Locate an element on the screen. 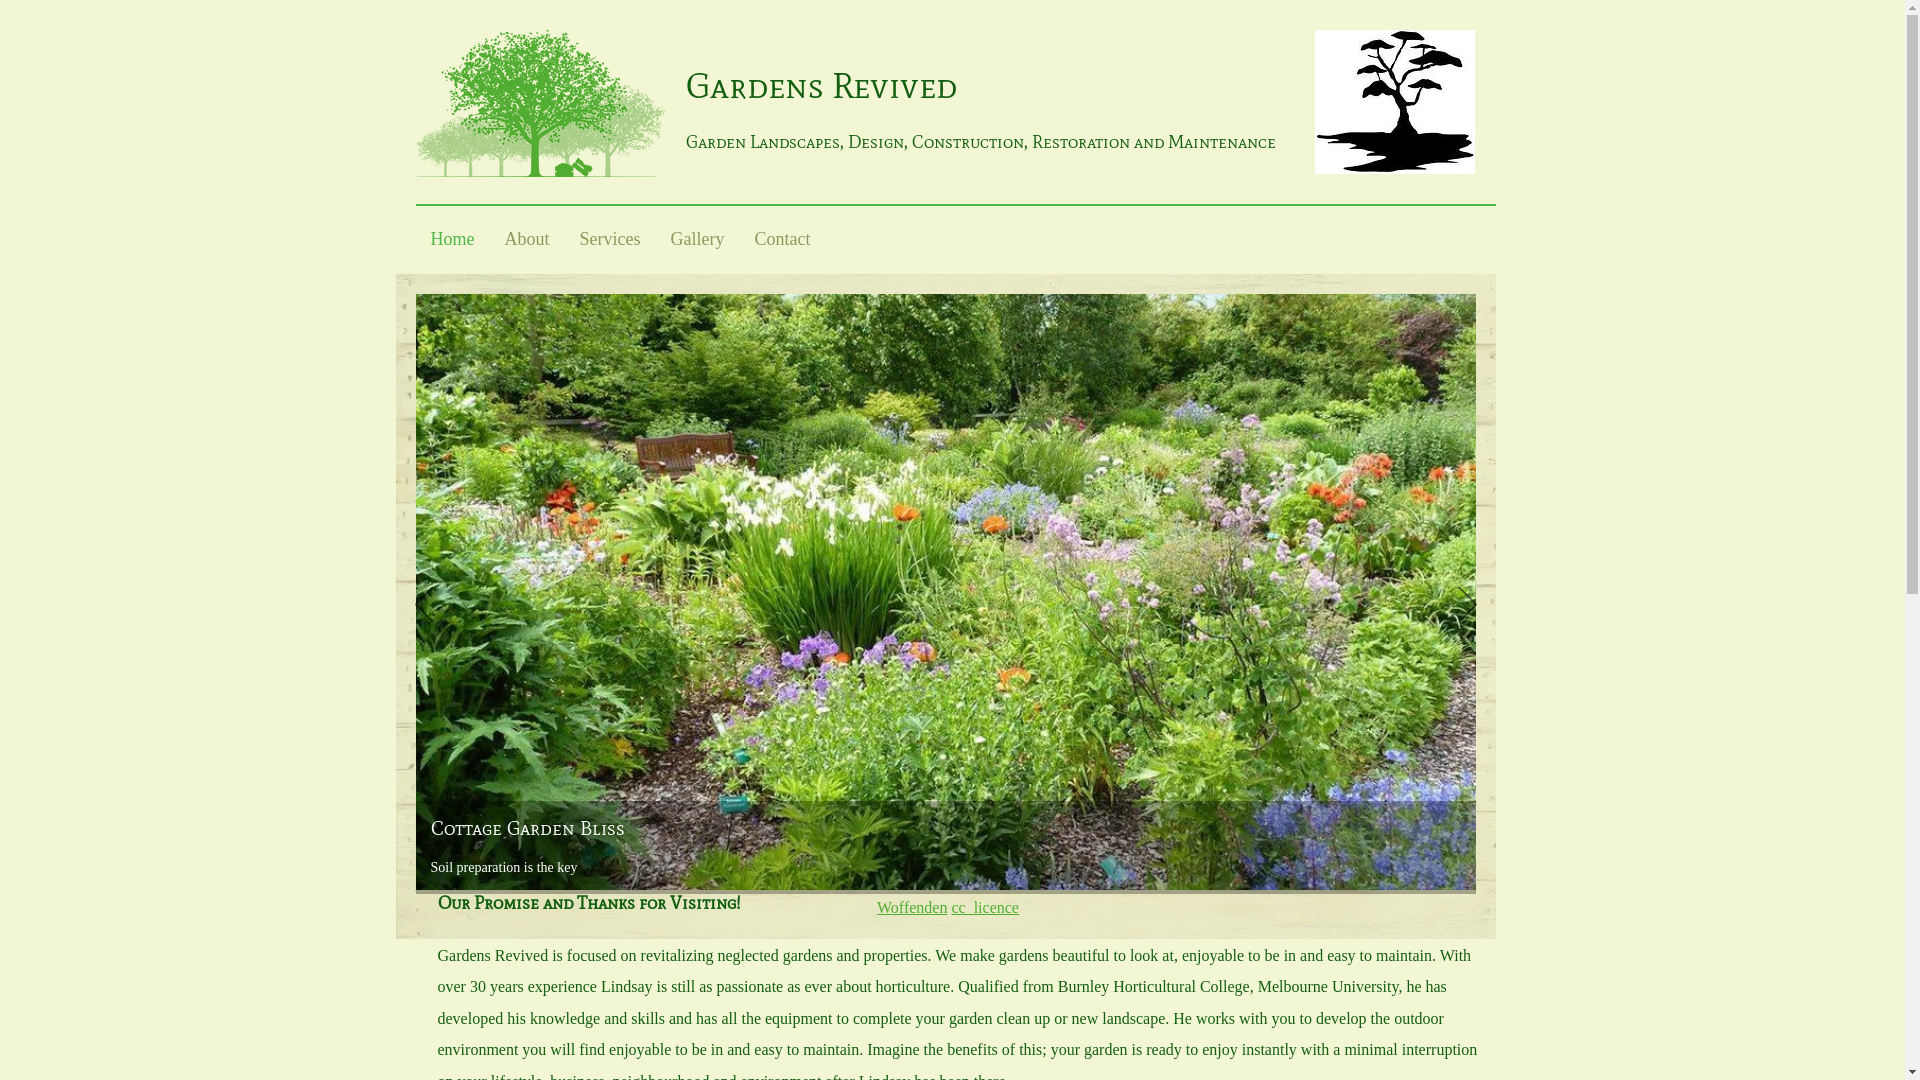 Image resolution: width=1920 pixels, height=1080 pixels. 'Home' is located at coordinates (451, 238).